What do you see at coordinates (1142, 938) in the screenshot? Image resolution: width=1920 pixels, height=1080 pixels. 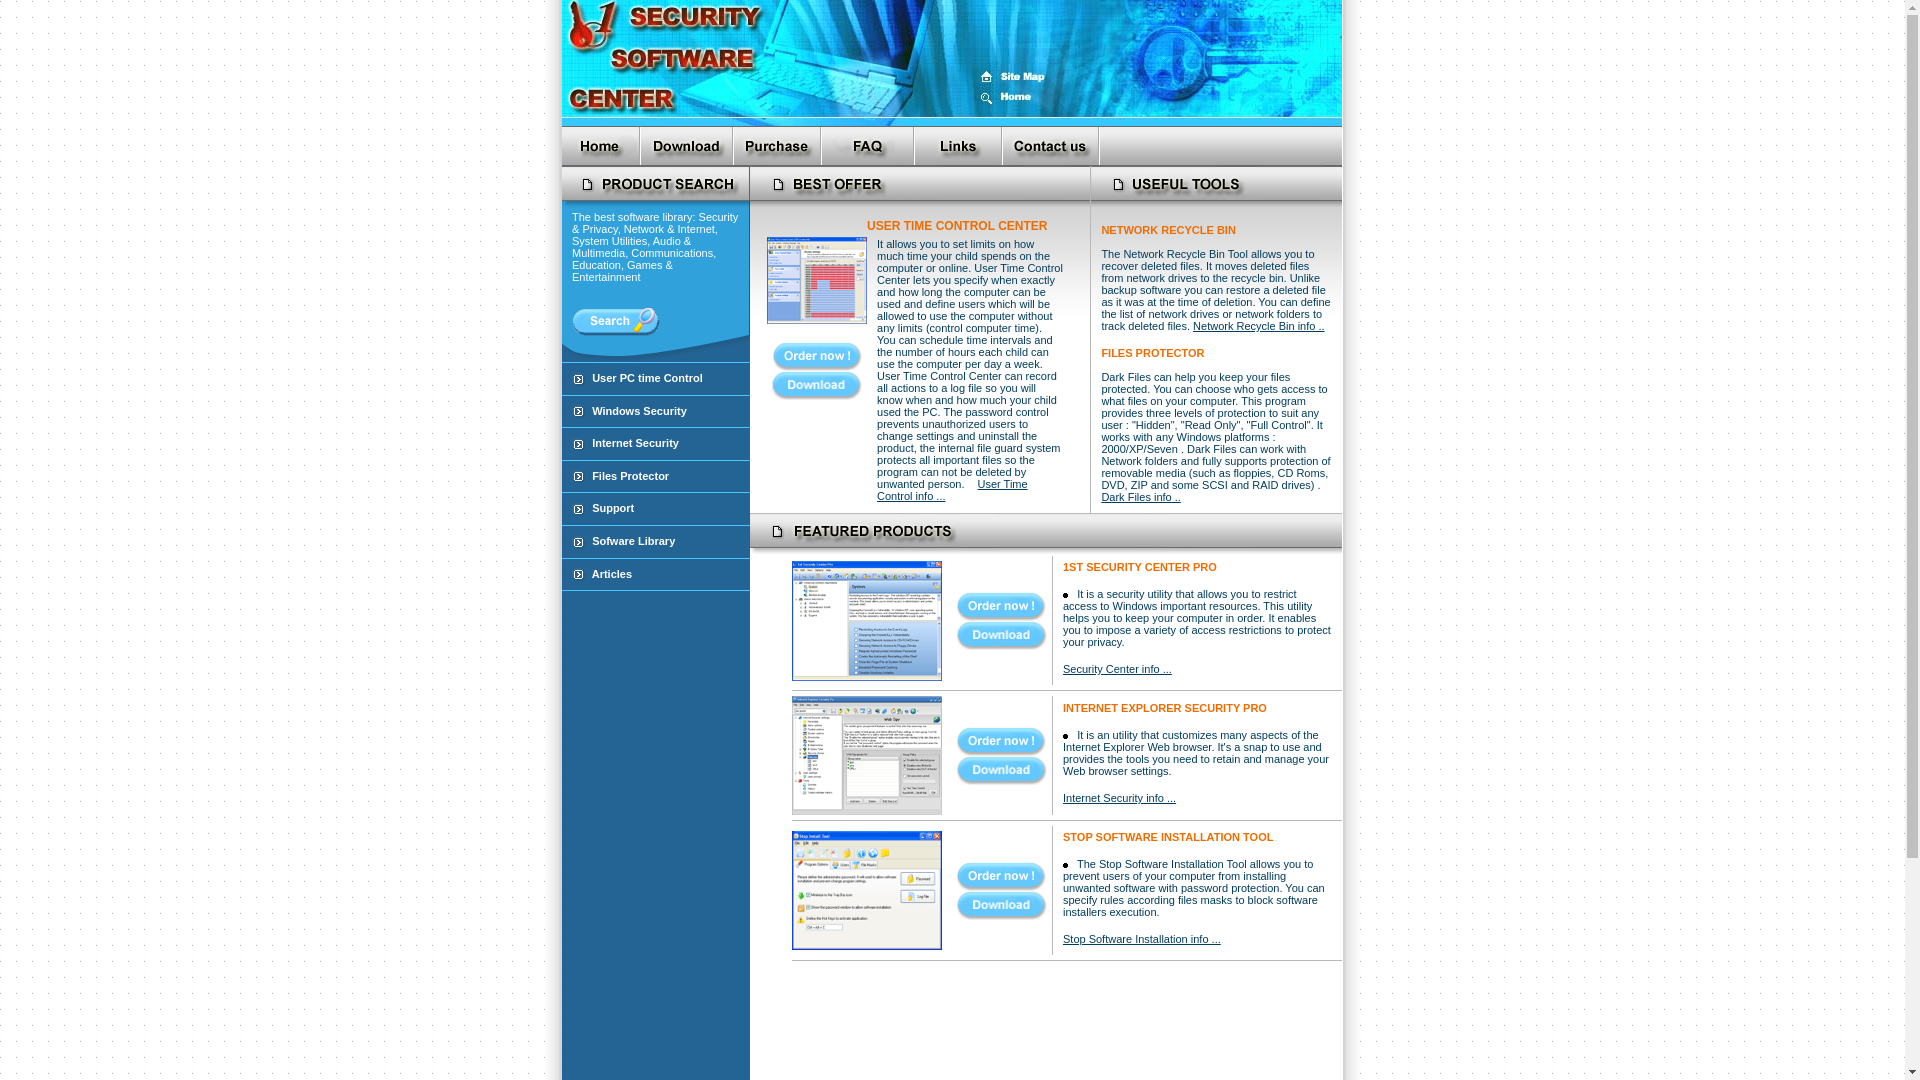 I see `'Stop Software Installation info ...'` at bounding box center [1142, 938].